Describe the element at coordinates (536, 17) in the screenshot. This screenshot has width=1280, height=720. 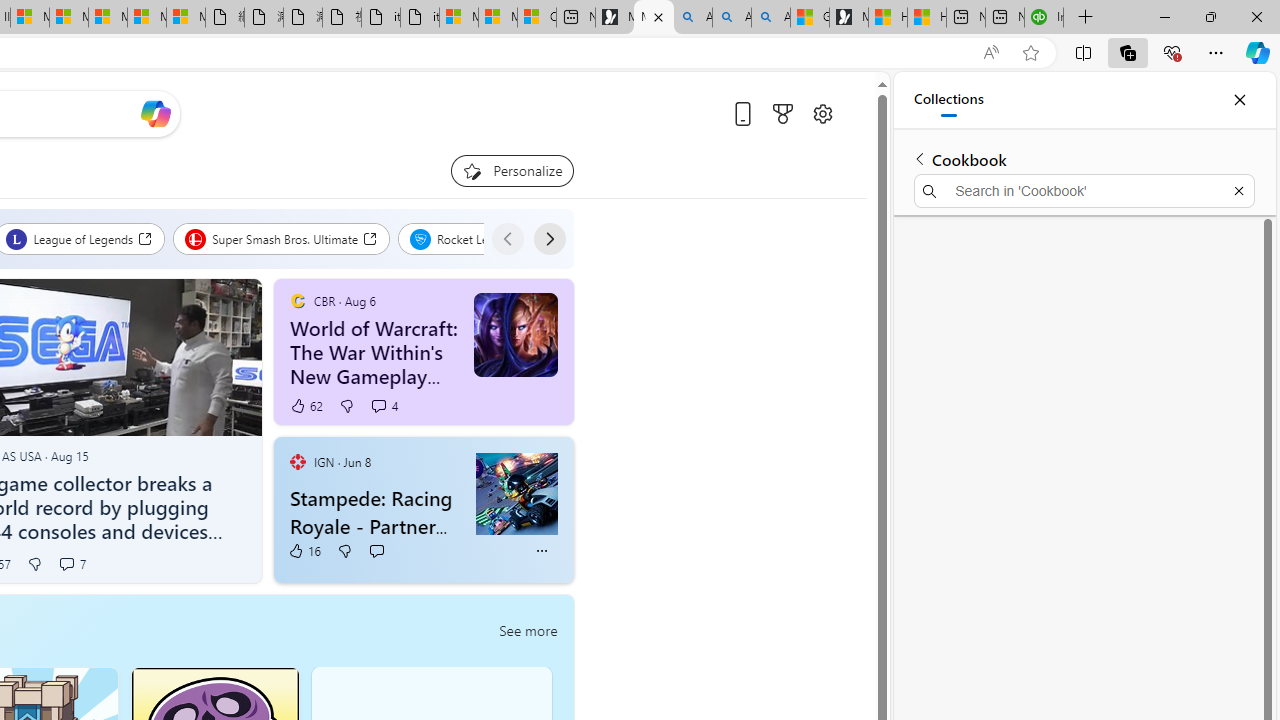
I see `'Consumer Health Data Privacy Policy'` at that location.